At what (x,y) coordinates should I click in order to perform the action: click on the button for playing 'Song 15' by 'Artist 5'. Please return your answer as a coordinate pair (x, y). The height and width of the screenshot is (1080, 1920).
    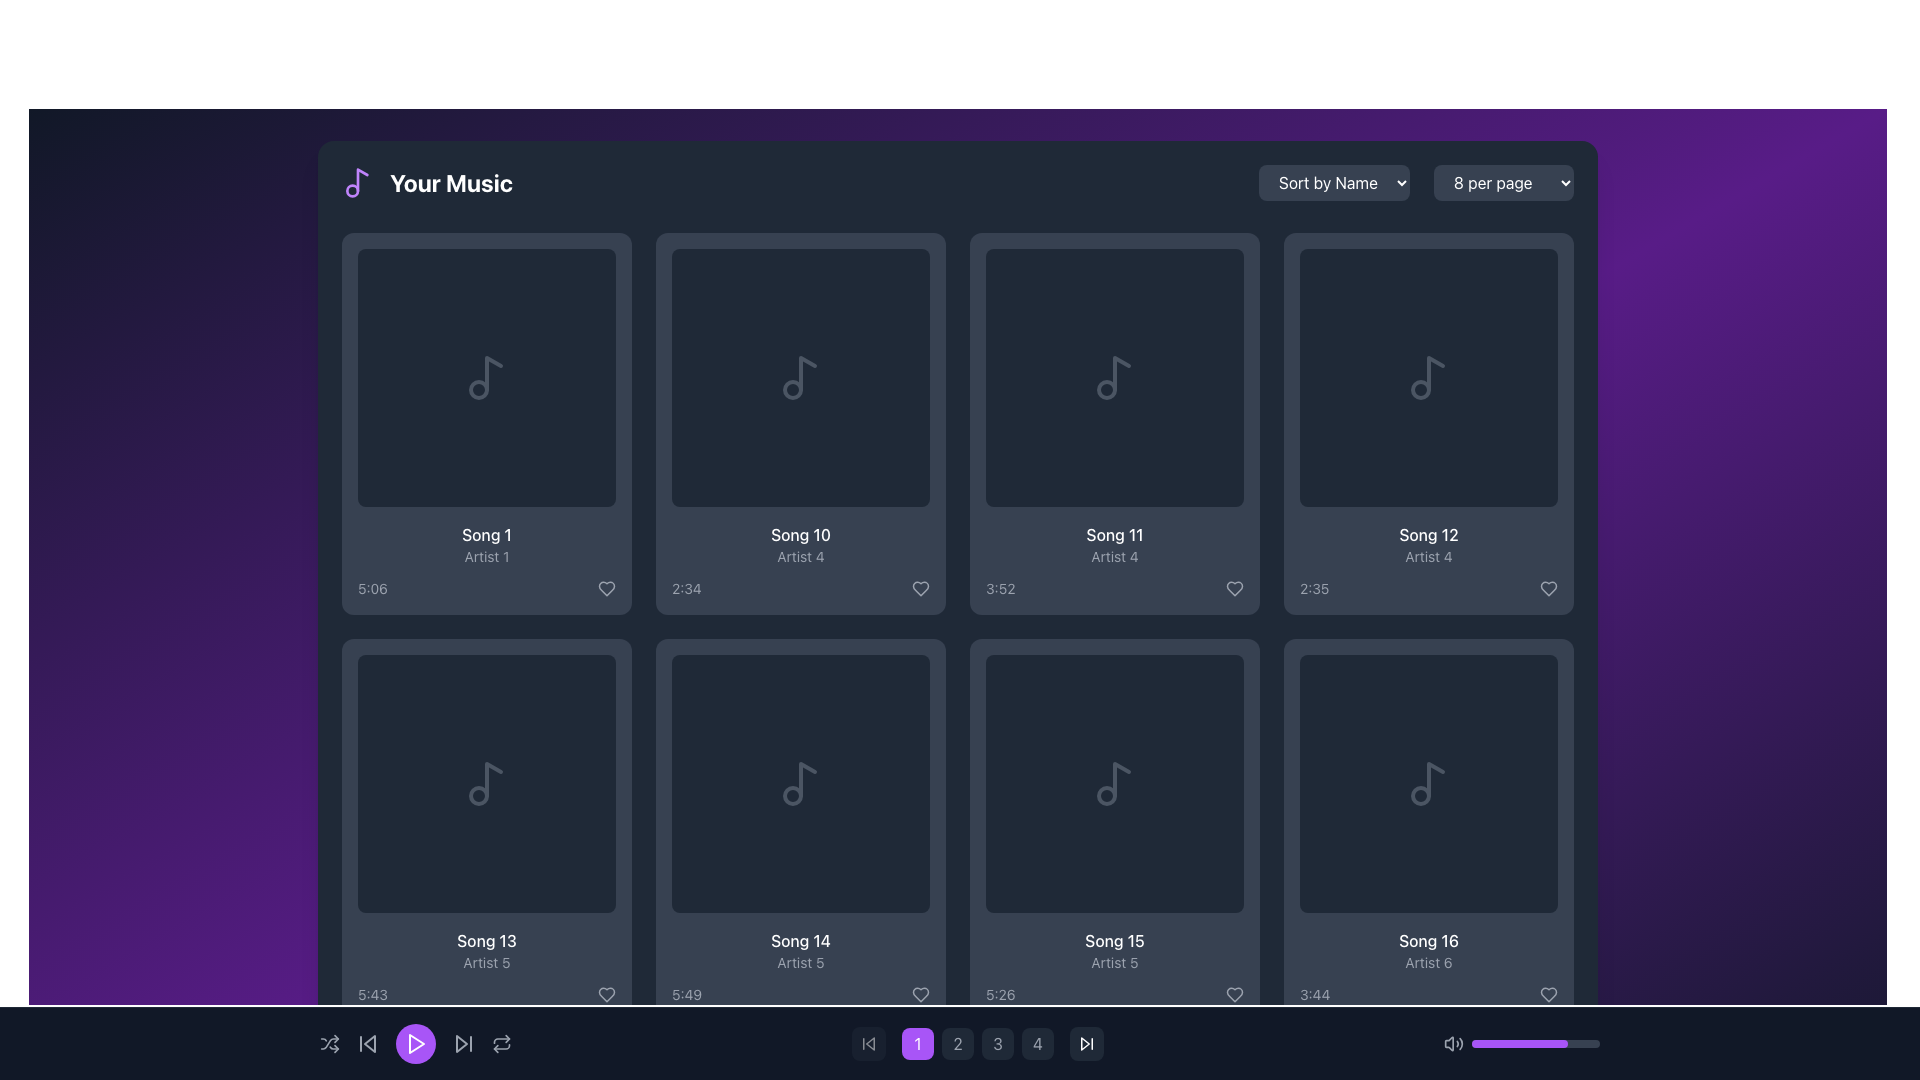
    Looking at the image, I should click on (1113, 782).